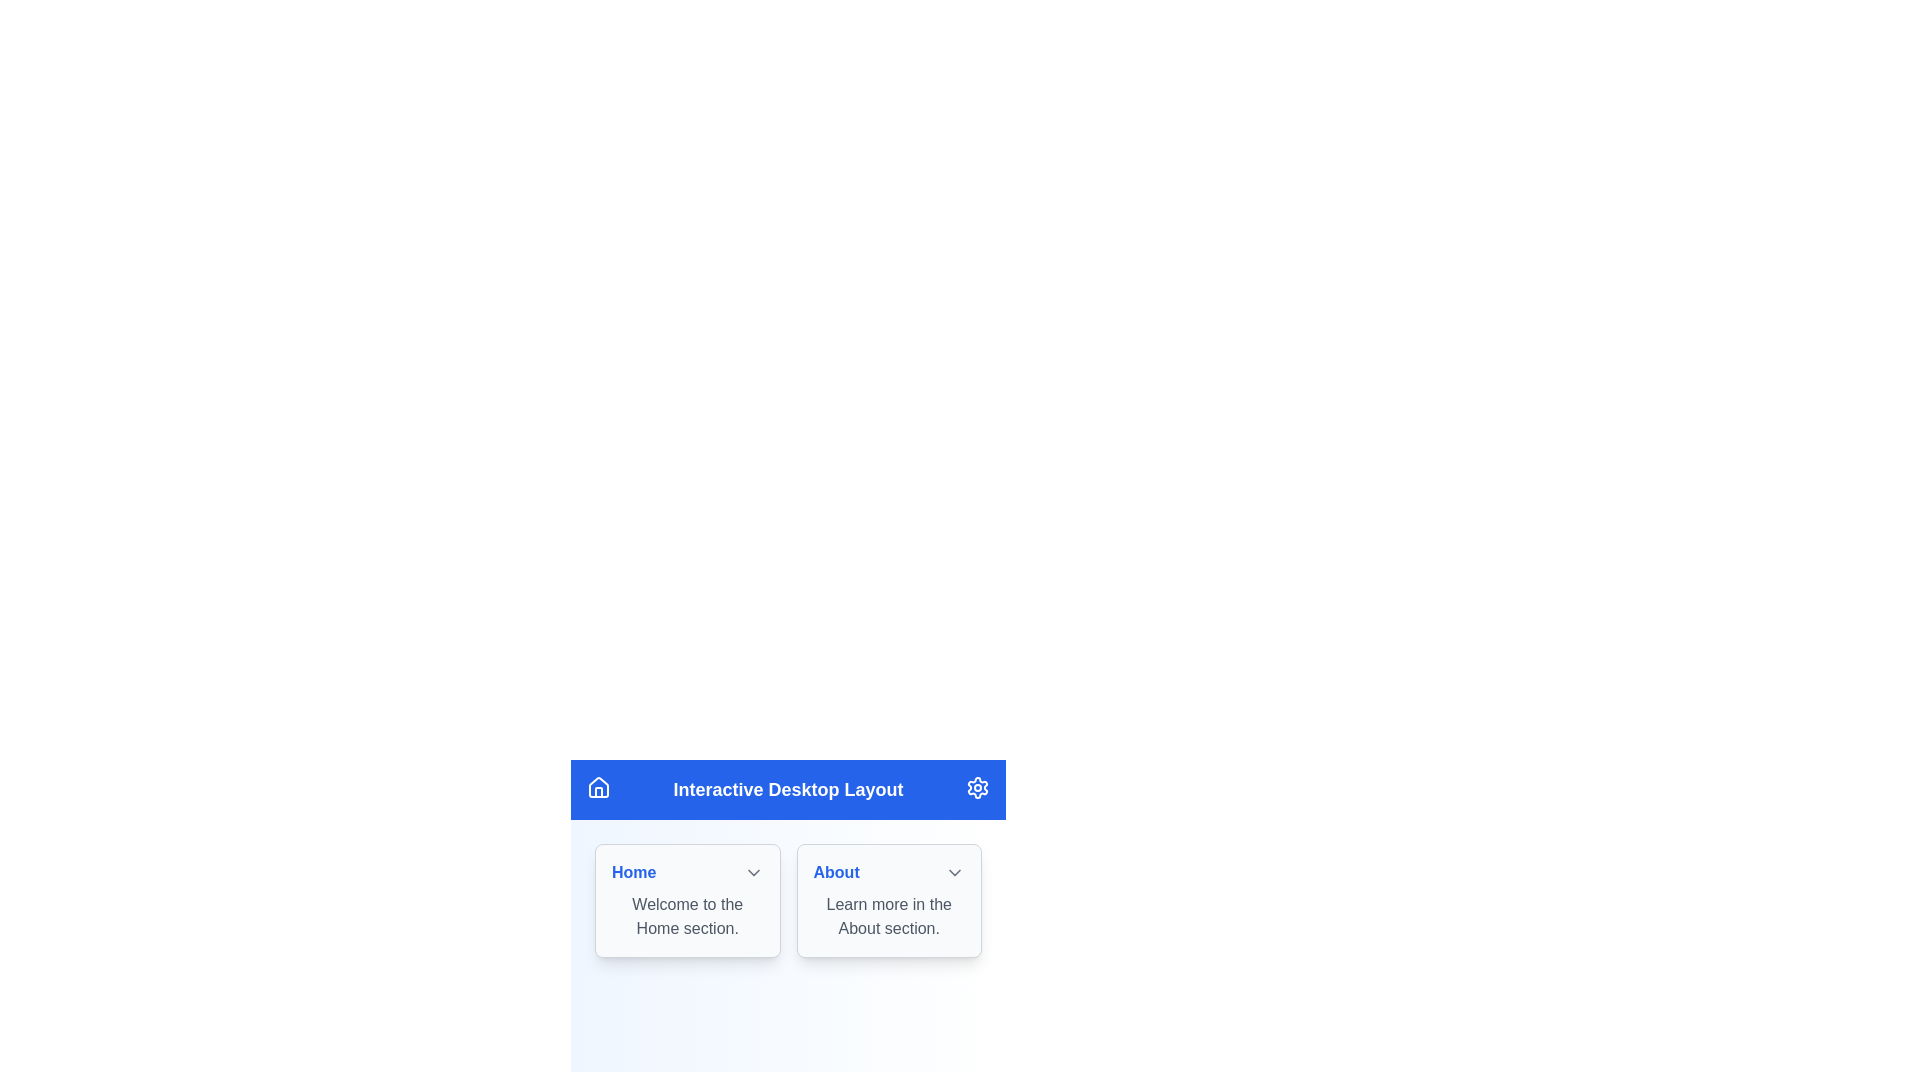 The height and width of the screenshot is (1080, 1920). What do you see at coordinates (752, 871) in the screenshot?
I see `the Chevron-Down icon located to the right of the 'Home' label at the top-right corner of the 'Home' card` at bounding box center [752, 871].